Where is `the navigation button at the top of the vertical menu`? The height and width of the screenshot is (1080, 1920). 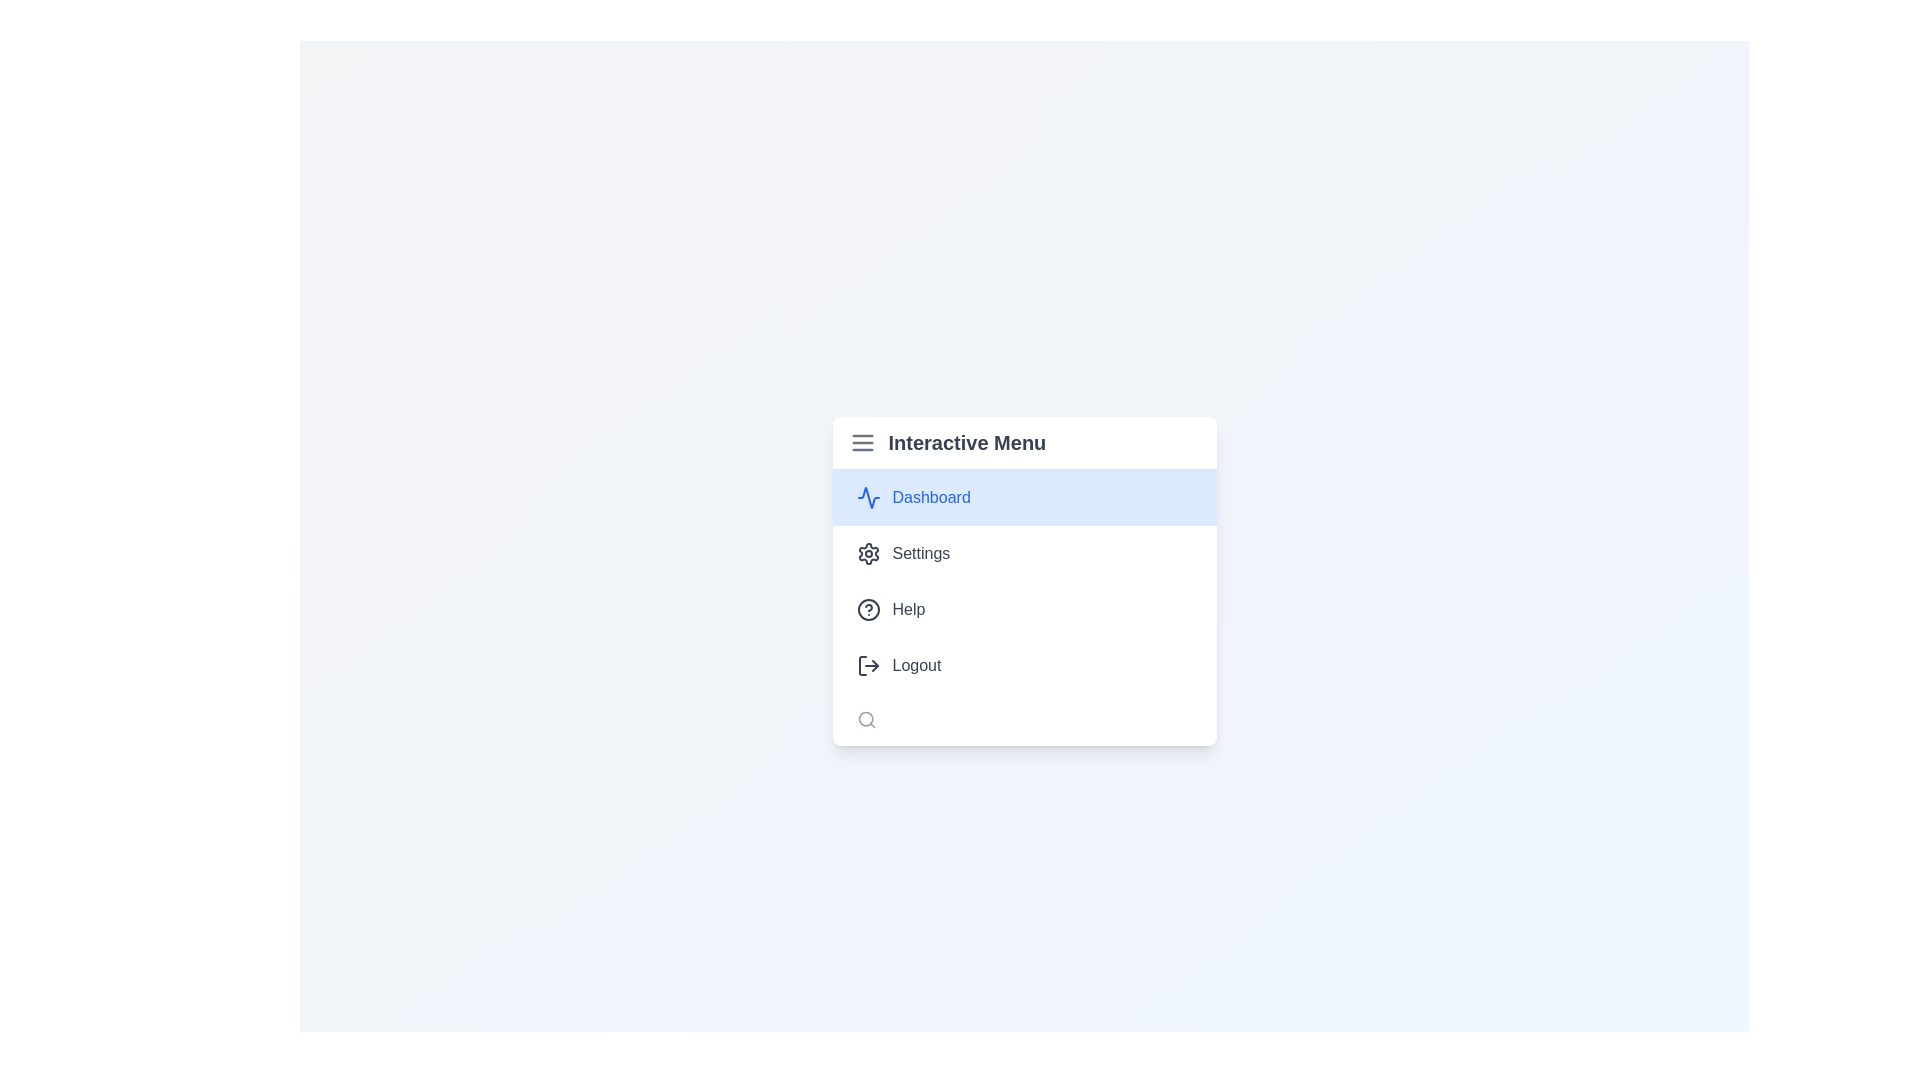
the navigation button at the top of the vertical menu is located at coordinates (1024, 496).